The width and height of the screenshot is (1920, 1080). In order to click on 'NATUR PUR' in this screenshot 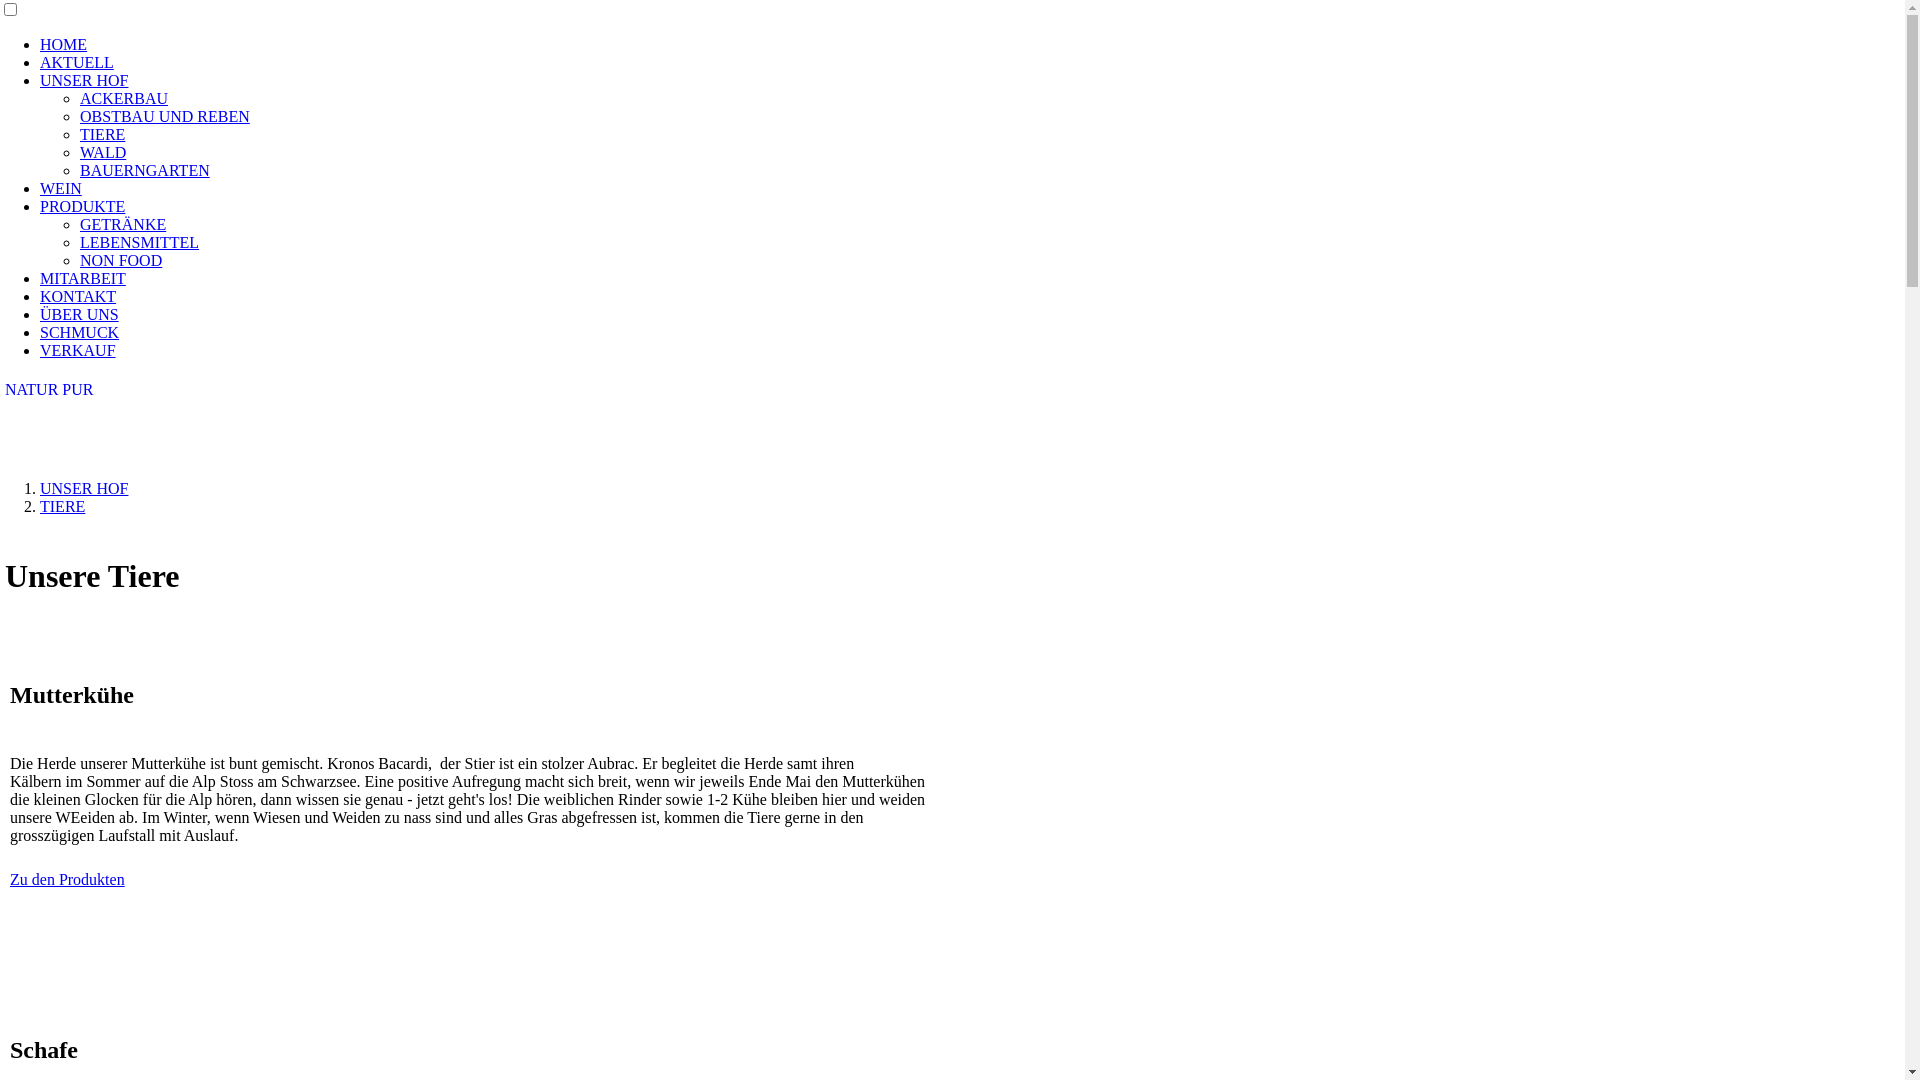, I will do `click(48, 389)`.